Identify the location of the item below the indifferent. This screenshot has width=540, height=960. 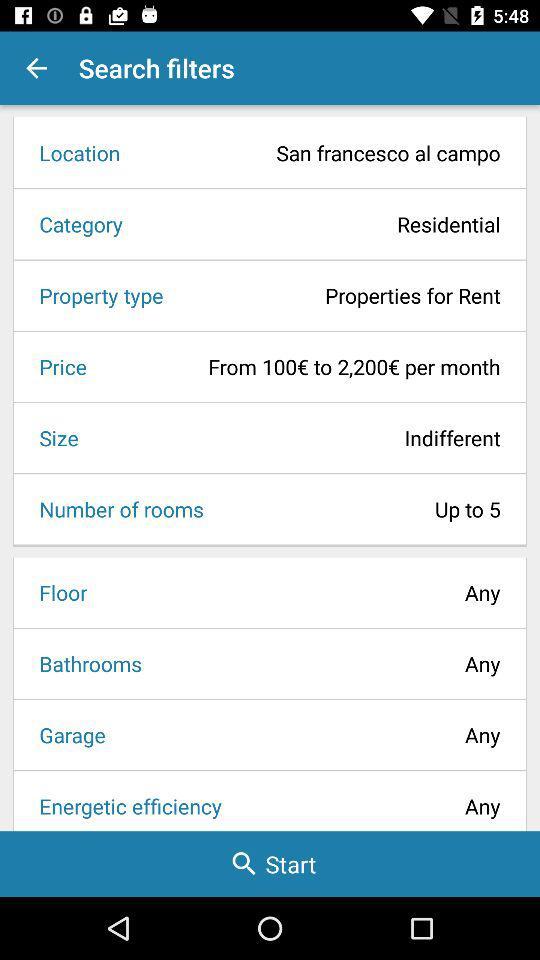
(357, 508).